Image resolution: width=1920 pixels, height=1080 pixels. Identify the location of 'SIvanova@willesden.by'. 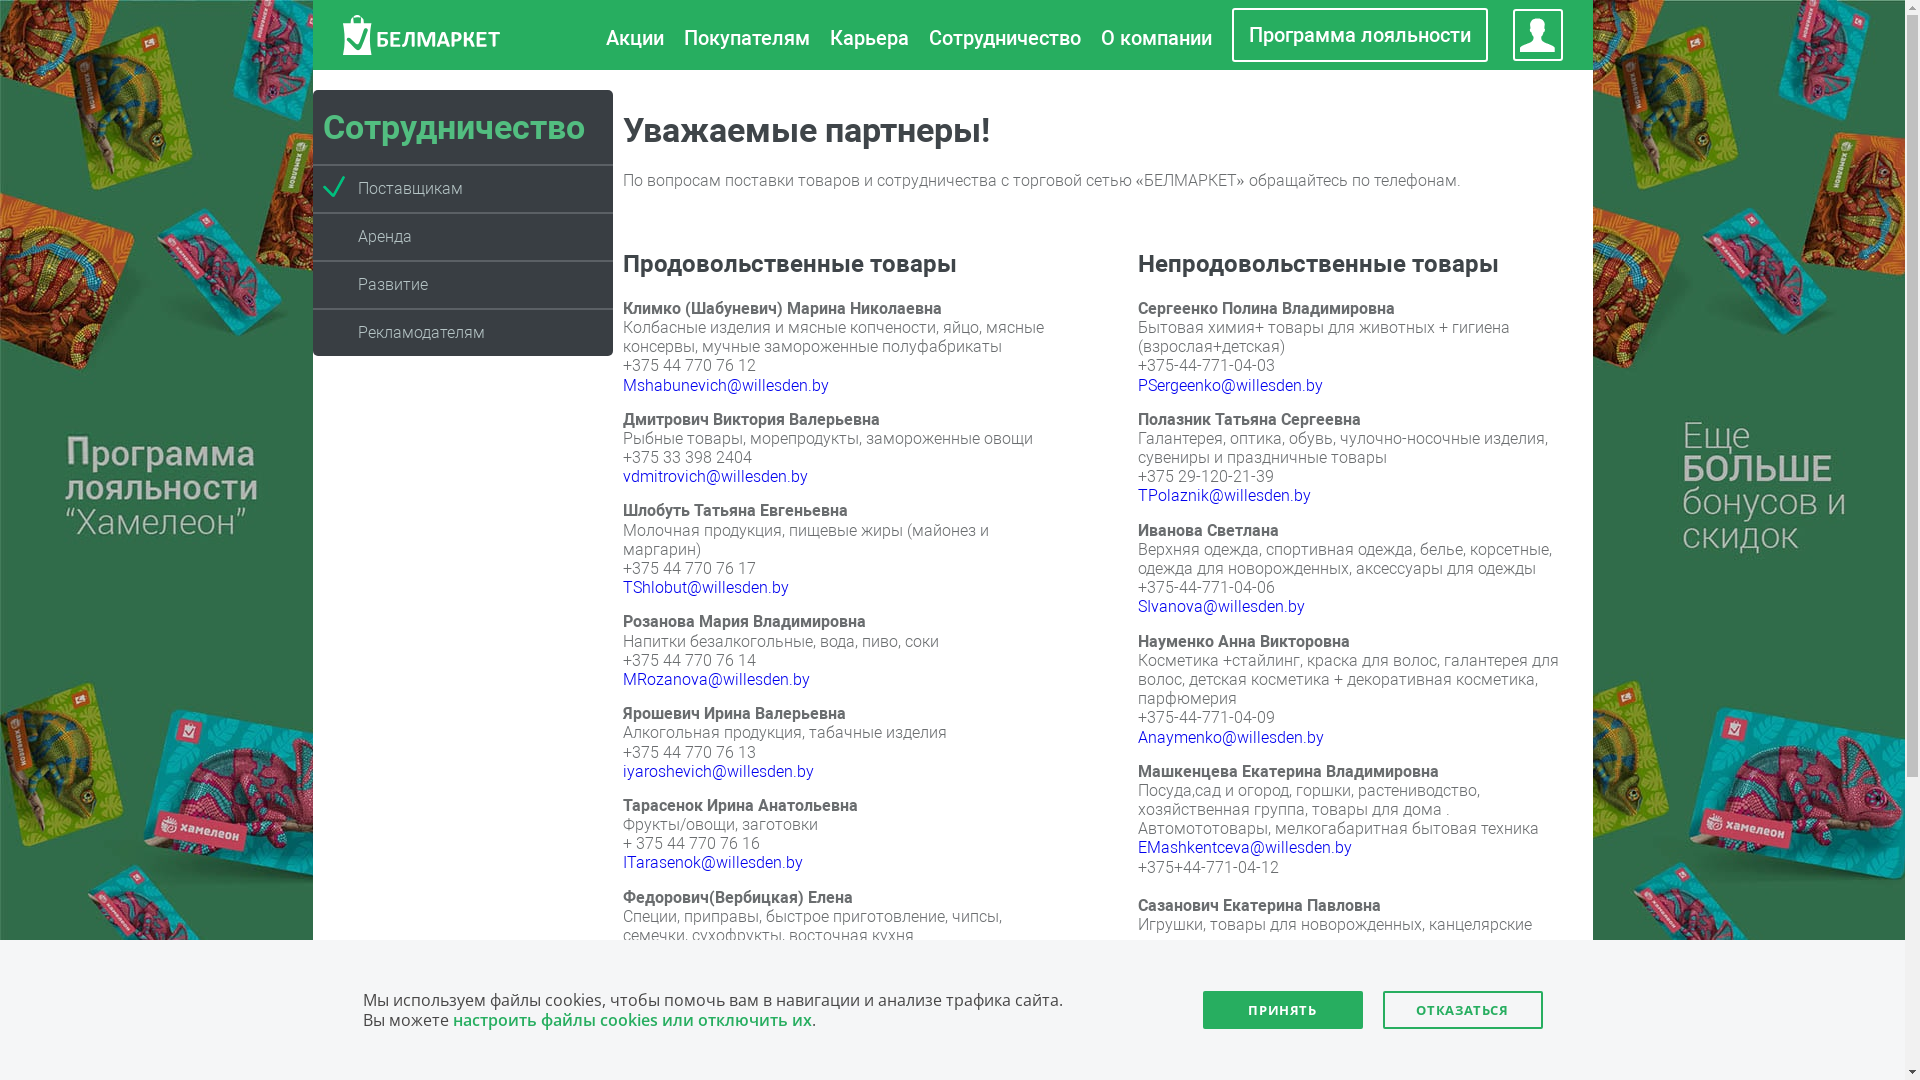
(1137, 605).